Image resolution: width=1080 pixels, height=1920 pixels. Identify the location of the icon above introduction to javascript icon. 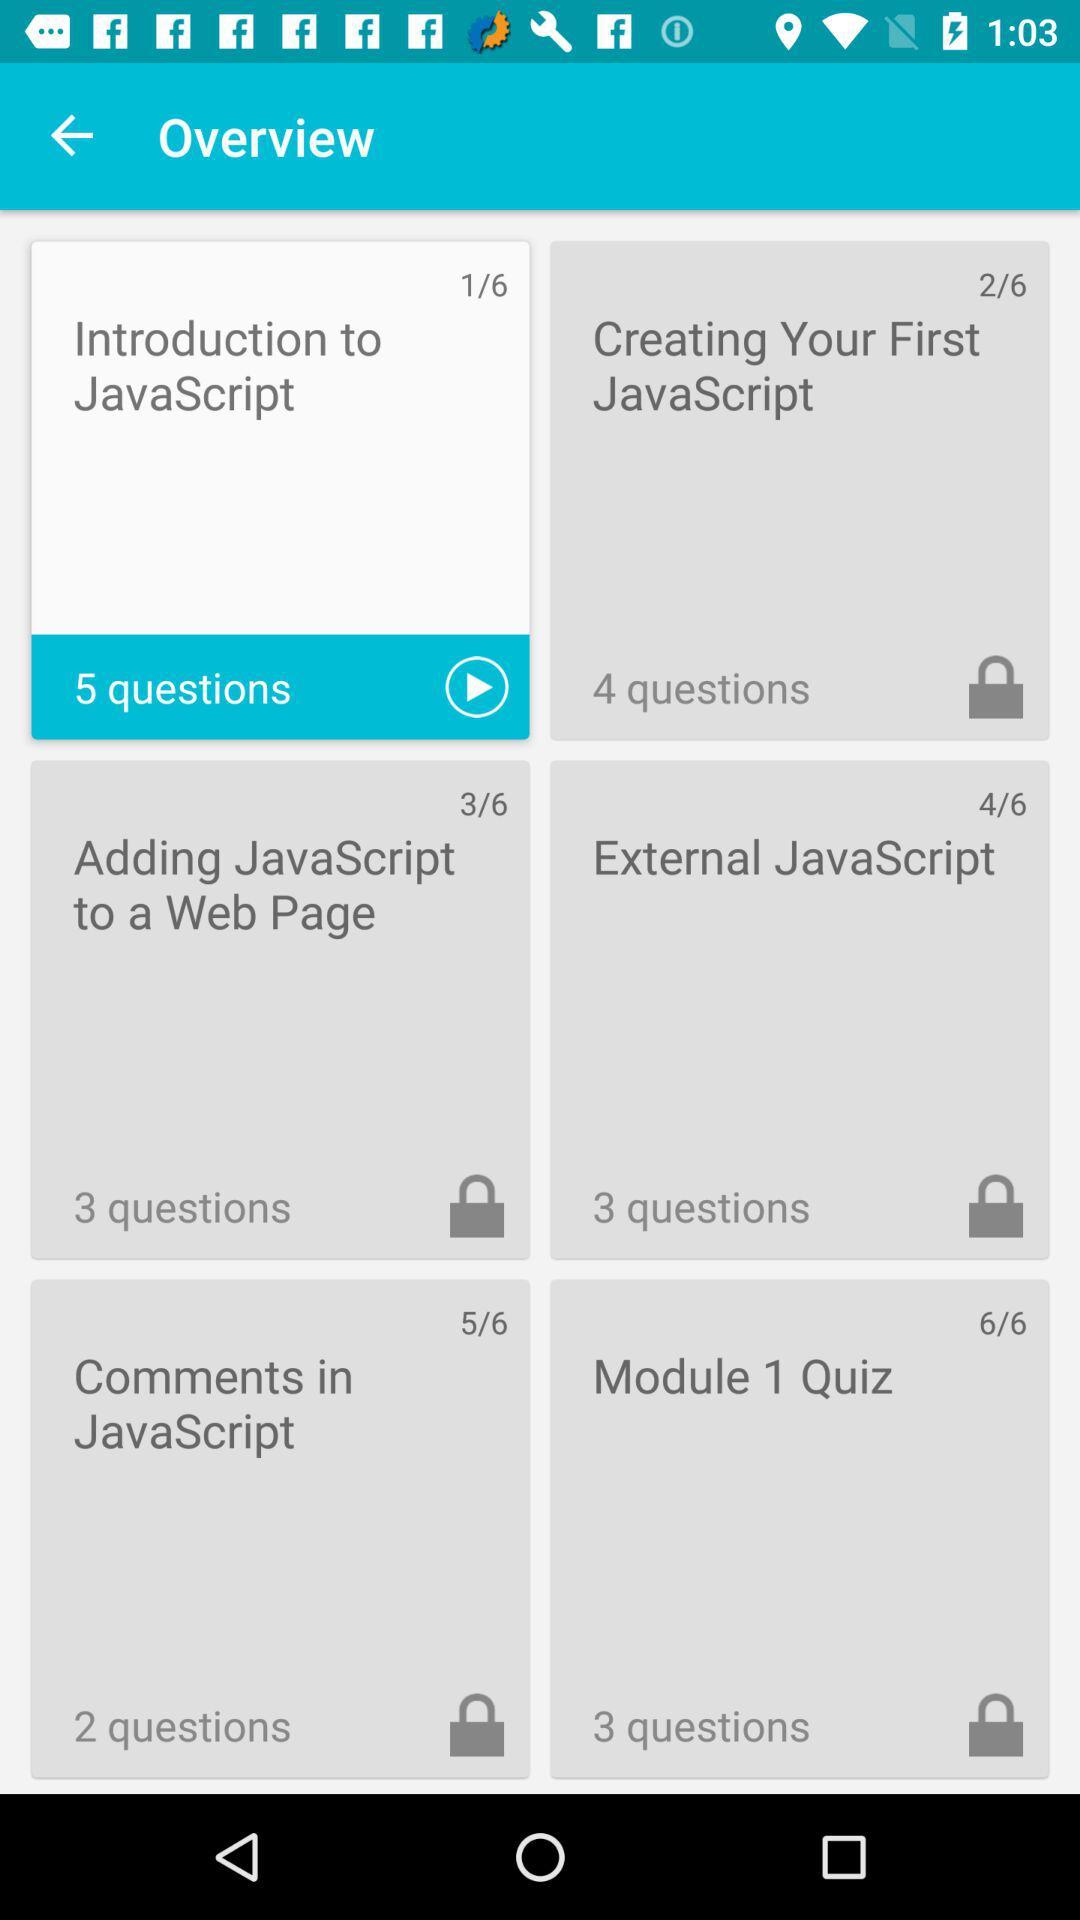
(72, 135).